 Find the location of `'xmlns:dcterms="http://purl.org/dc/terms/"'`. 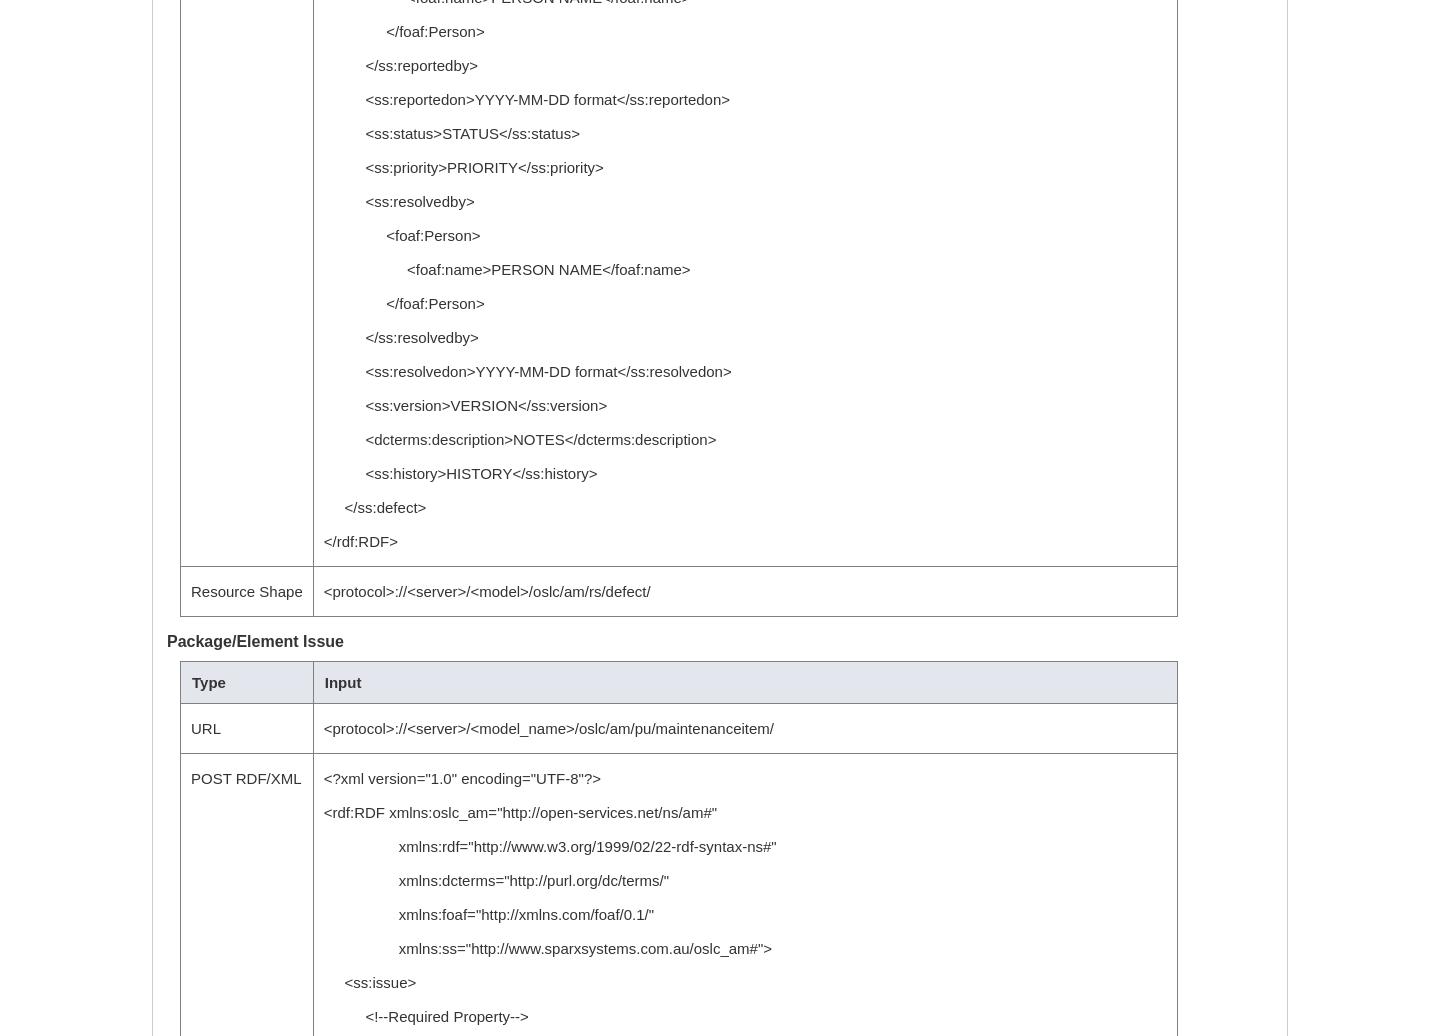

'xmlns:dcterms="http://purl.org/dc/terms/"' is located at coordinates (496, 880).